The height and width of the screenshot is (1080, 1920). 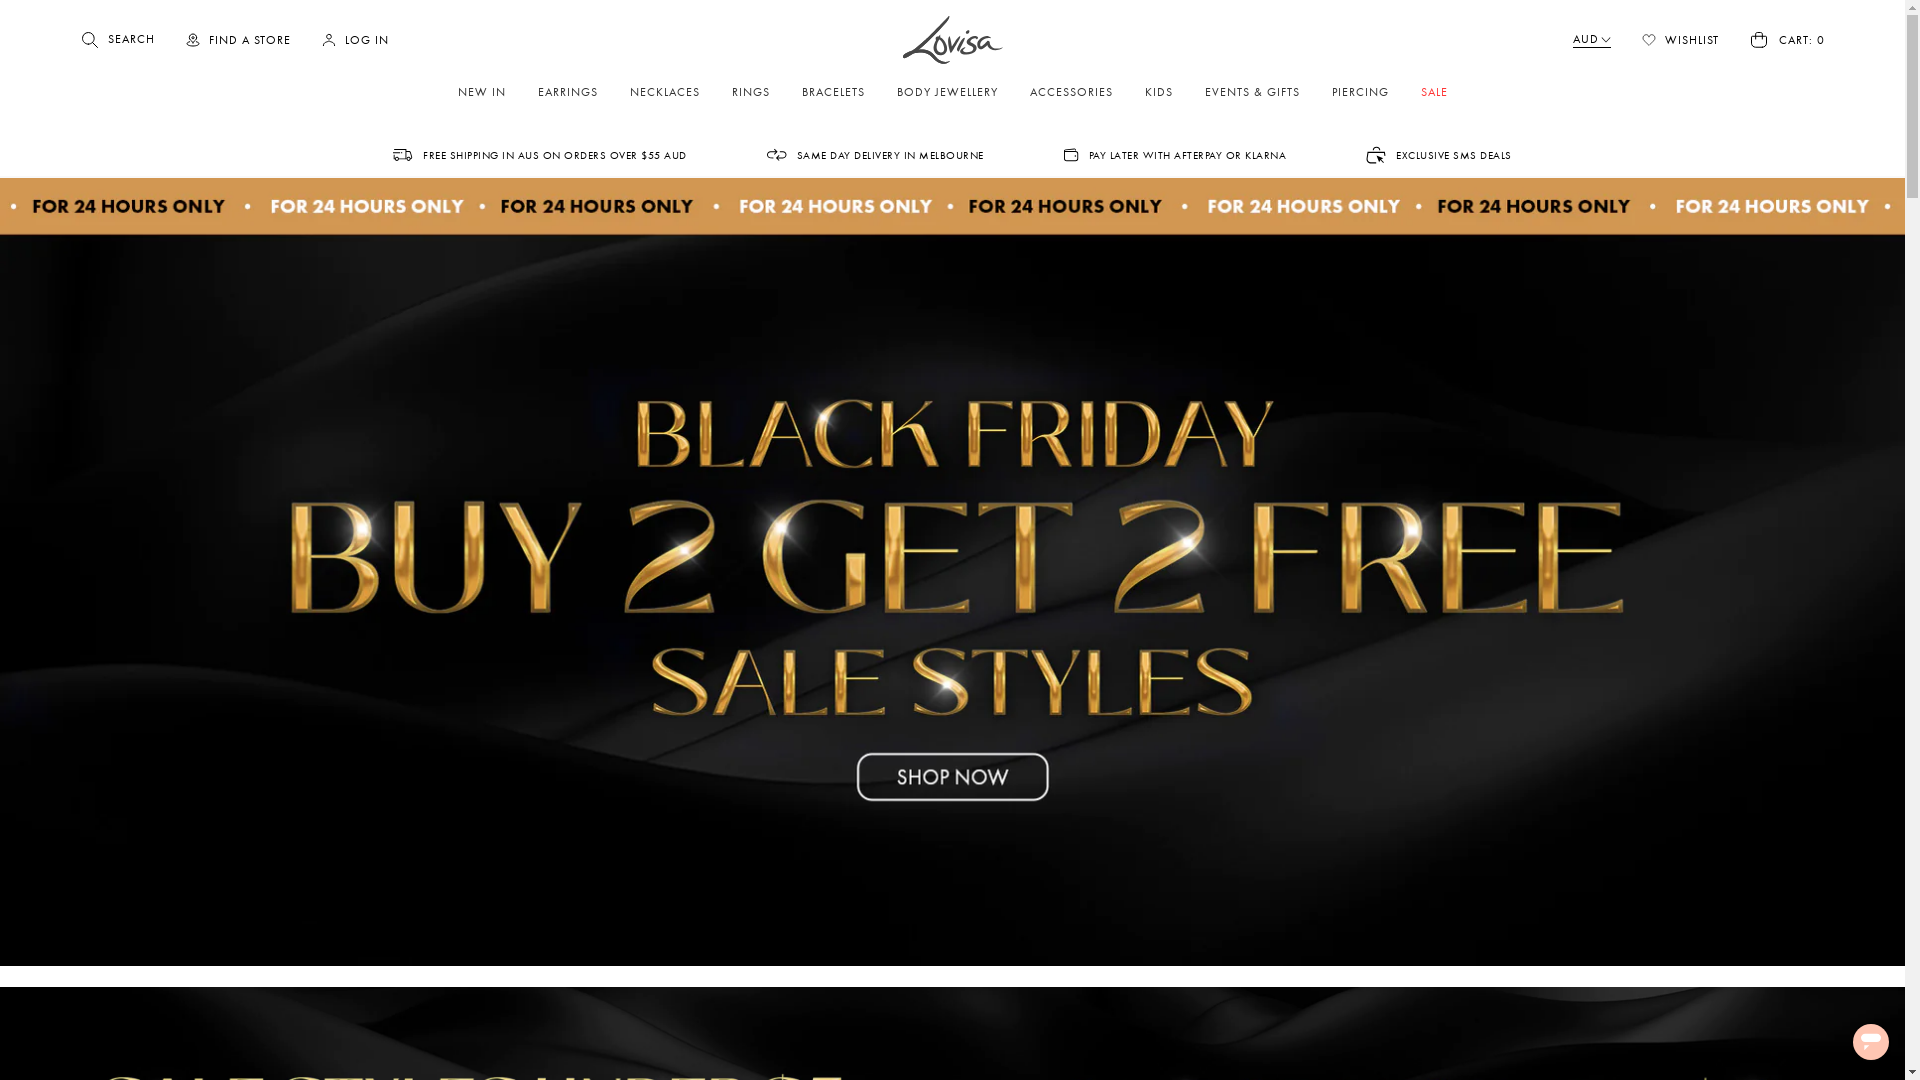 What do you see at coordinates (1438, 153) in the screenshot?
I see `'EXCLUSIVE SMS DEALS'` at bounding box center [1438, 153].